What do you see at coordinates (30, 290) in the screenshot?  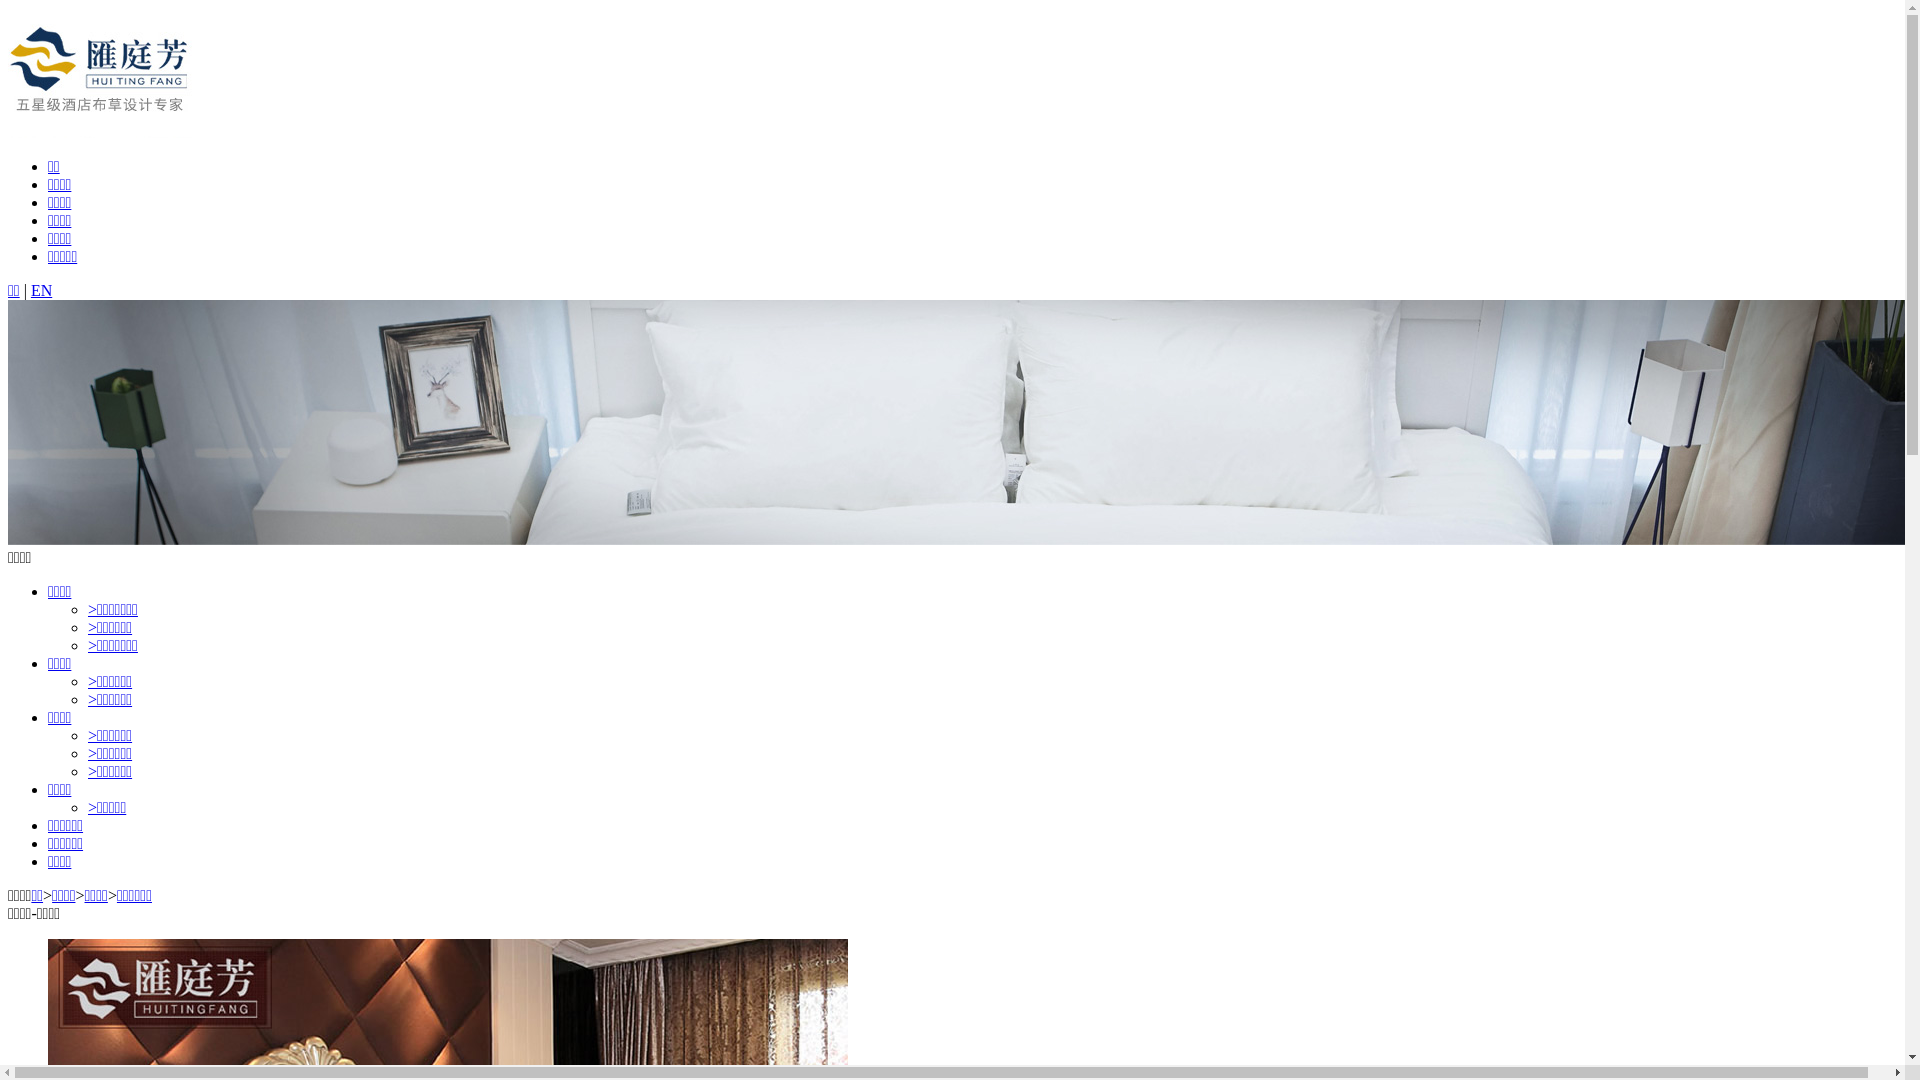 I see `'EN'` at bounding box center [30, 290].